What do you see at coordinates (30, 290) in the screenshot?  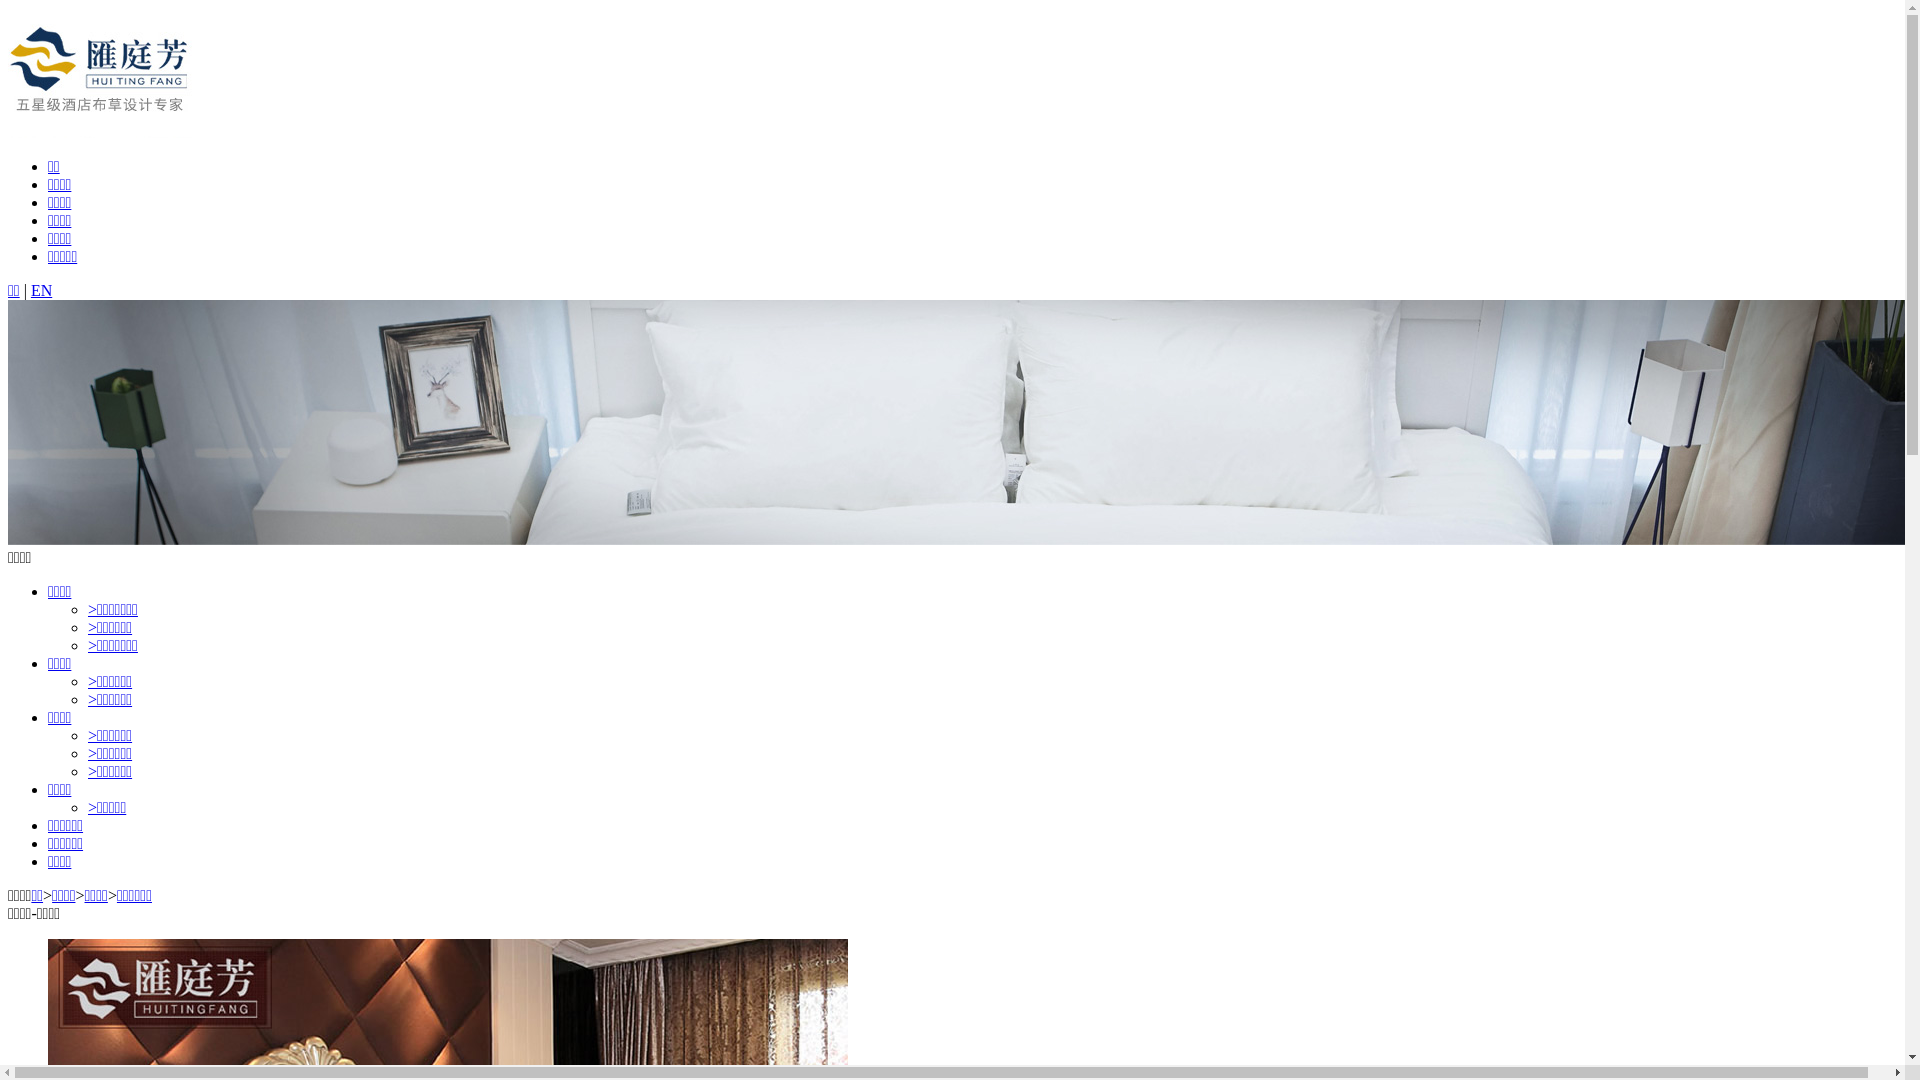 I see `'EN'` at bounding box center [30, 290].